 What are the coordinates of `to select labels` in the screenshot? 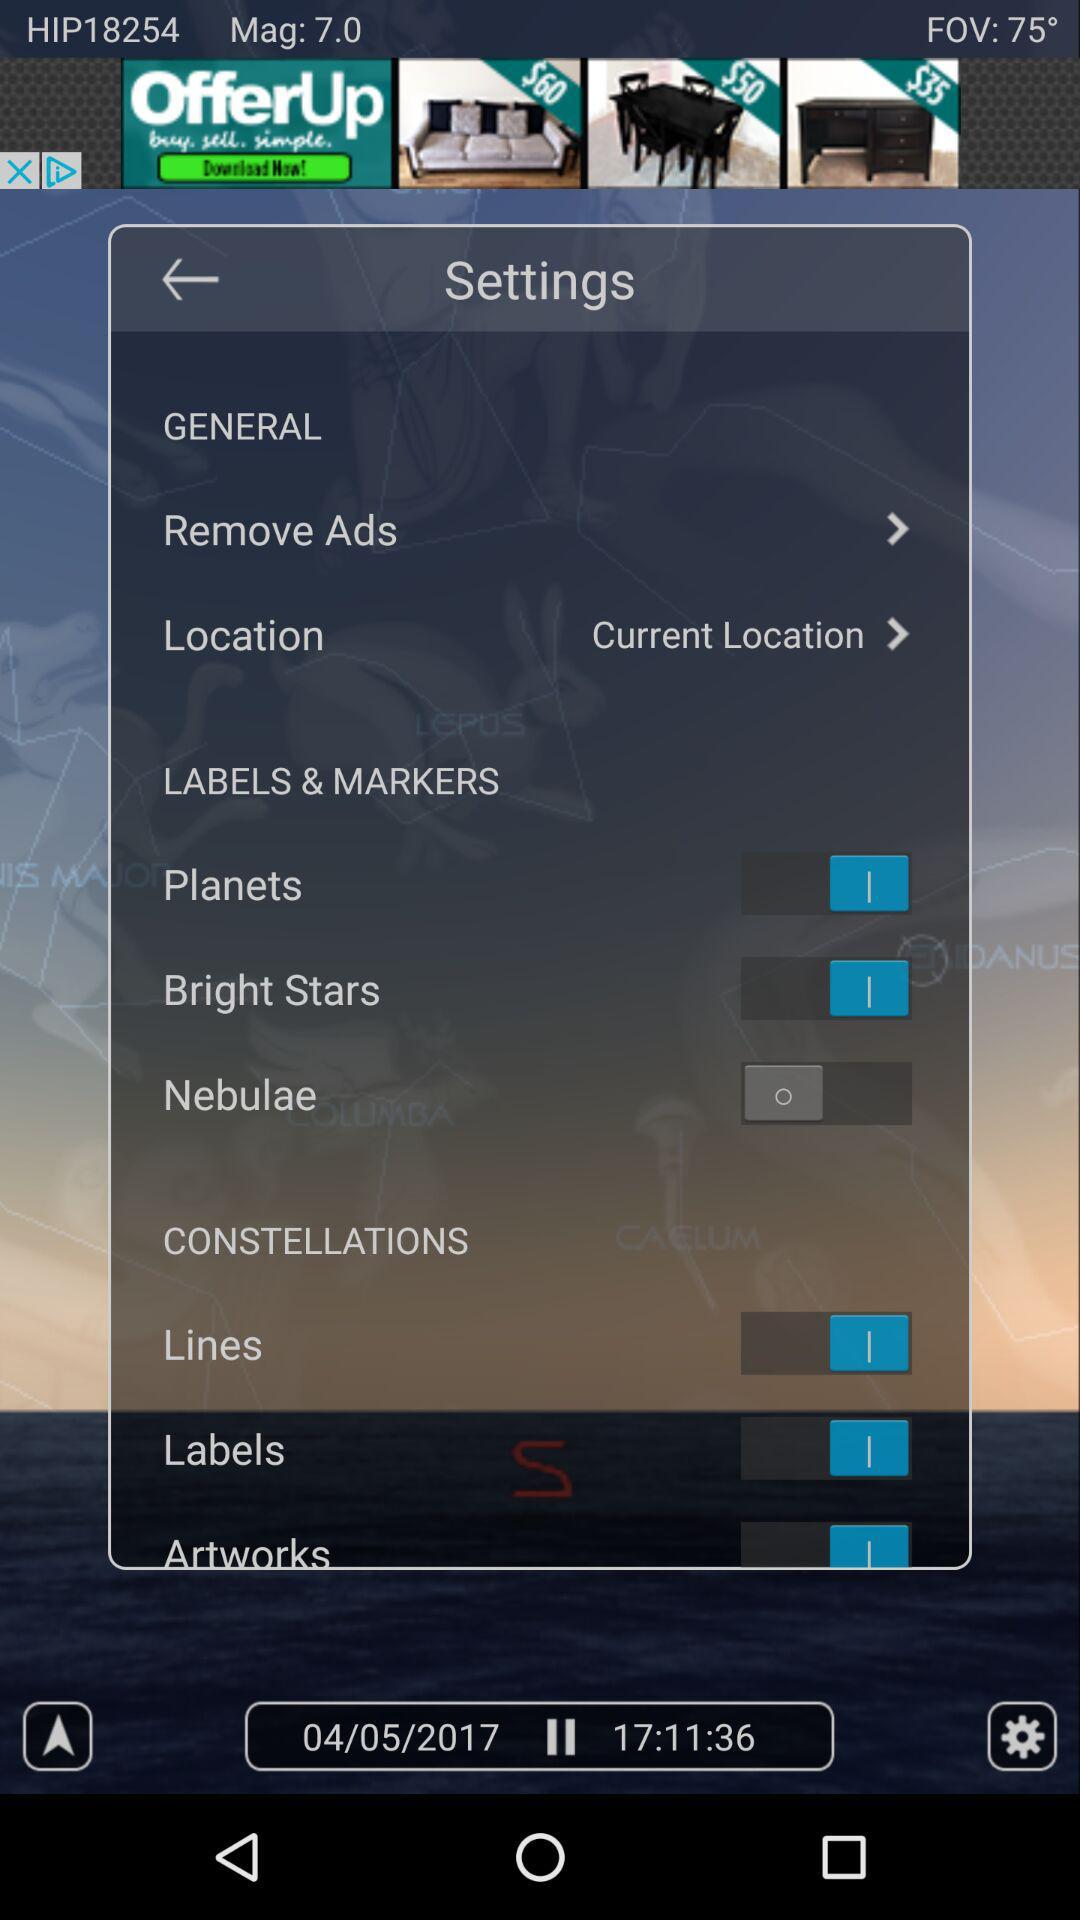 It's located at (852, 1448).